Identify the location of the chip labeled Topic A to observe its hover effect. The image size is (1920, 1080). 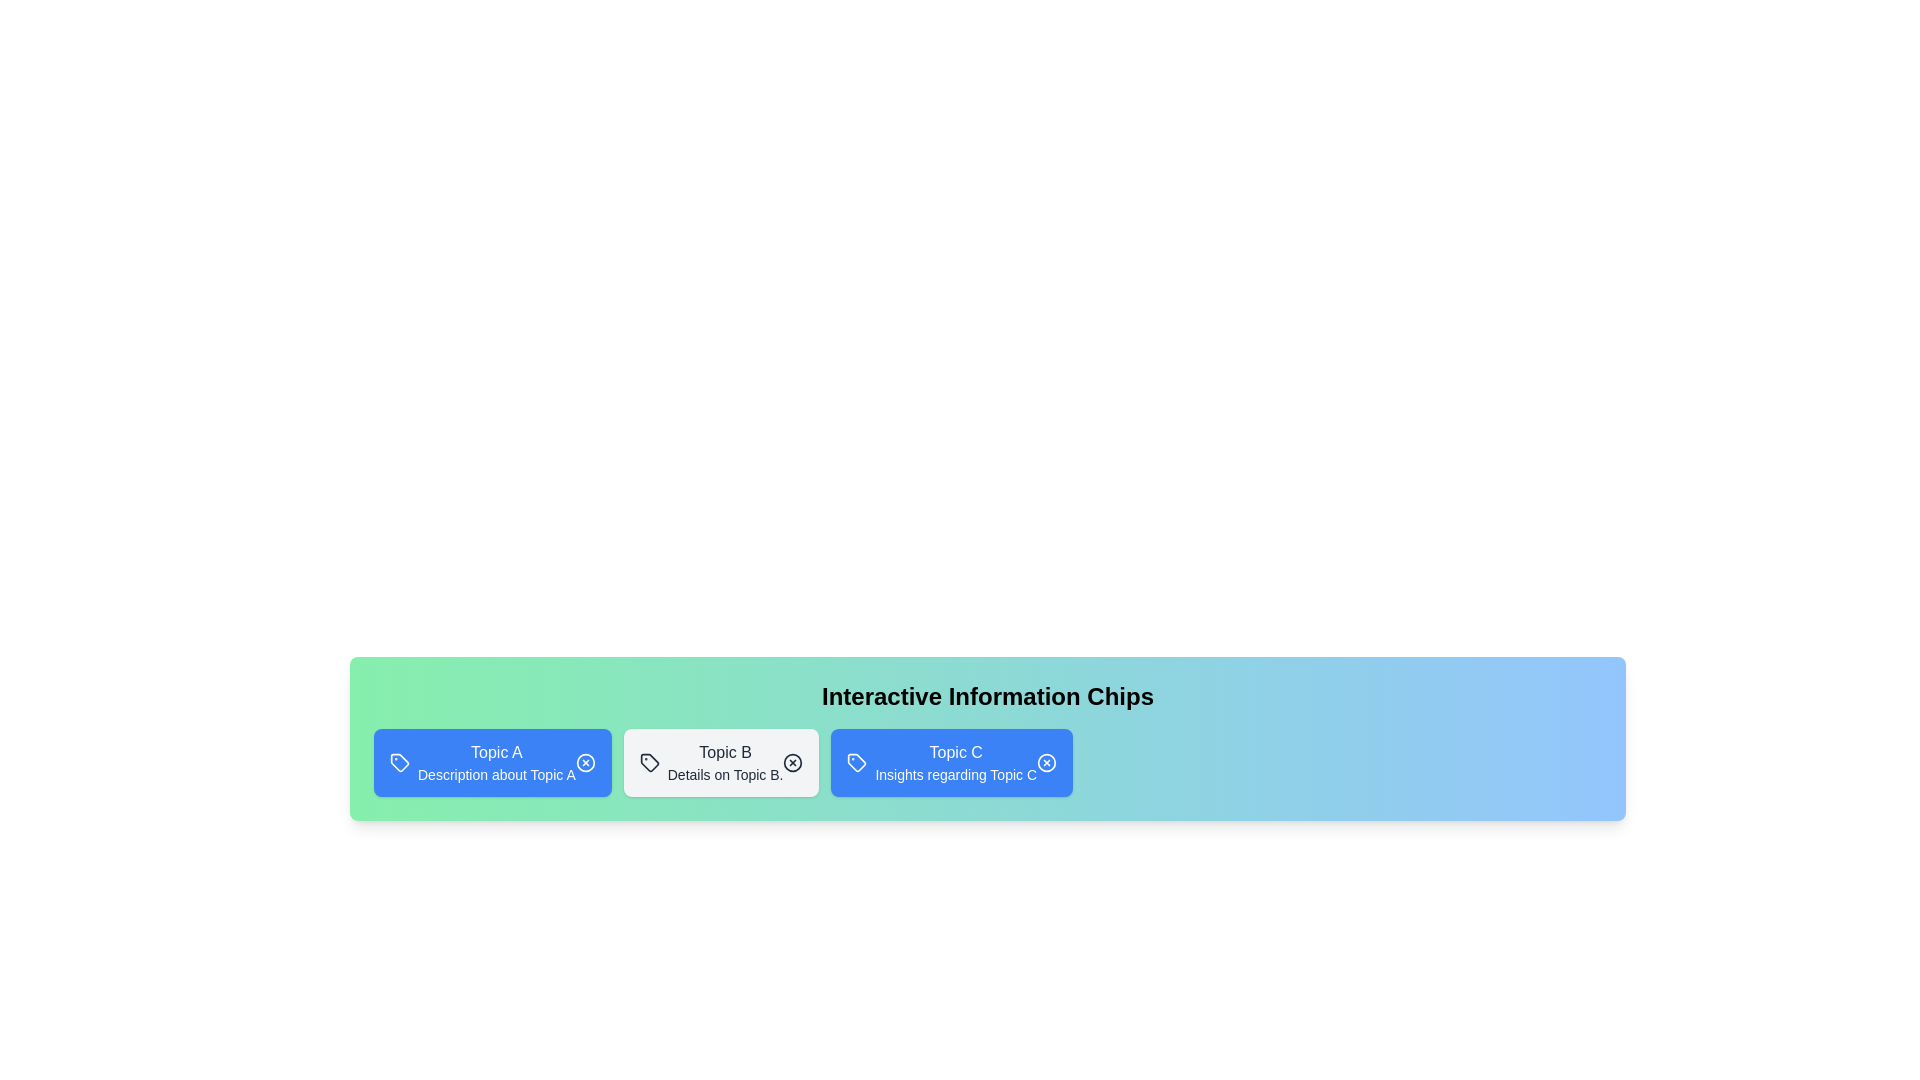
(492, 763).